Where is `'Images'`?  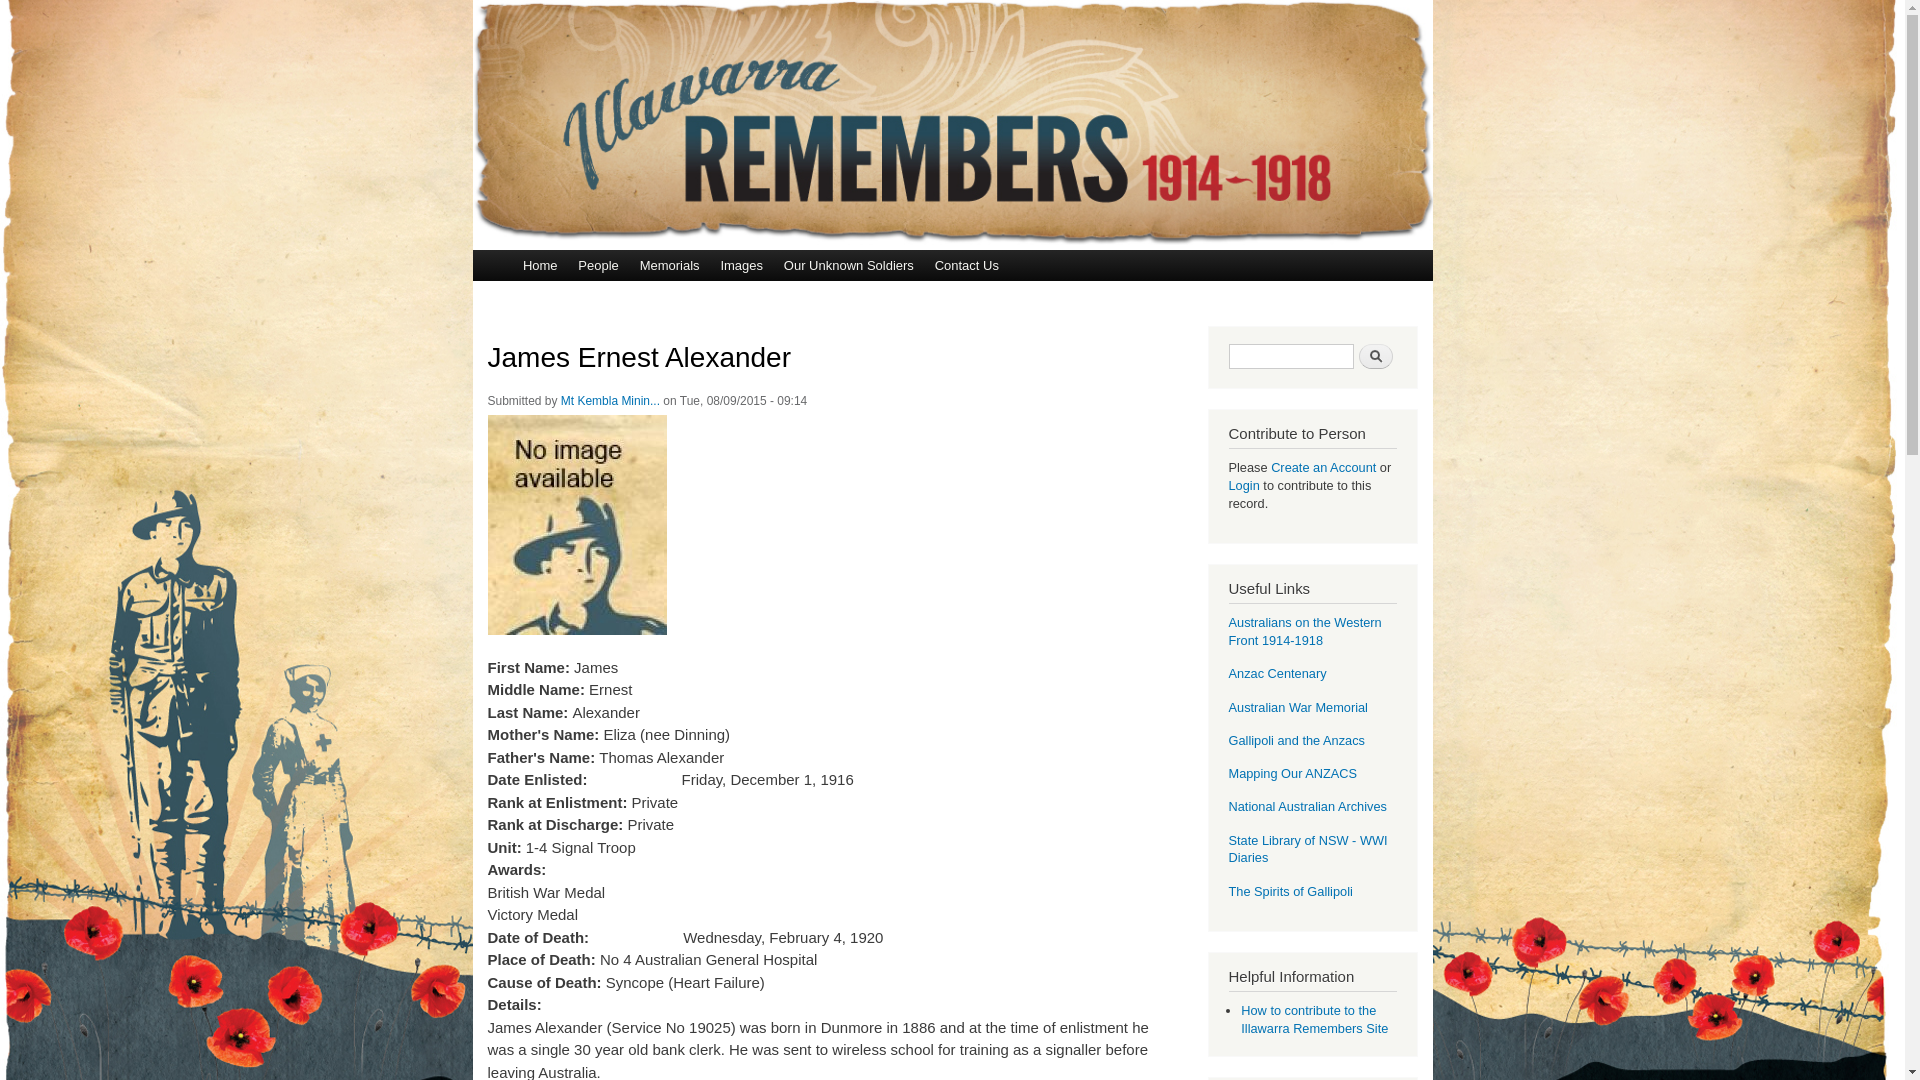
'Images' is located at coordinates (740, 264).